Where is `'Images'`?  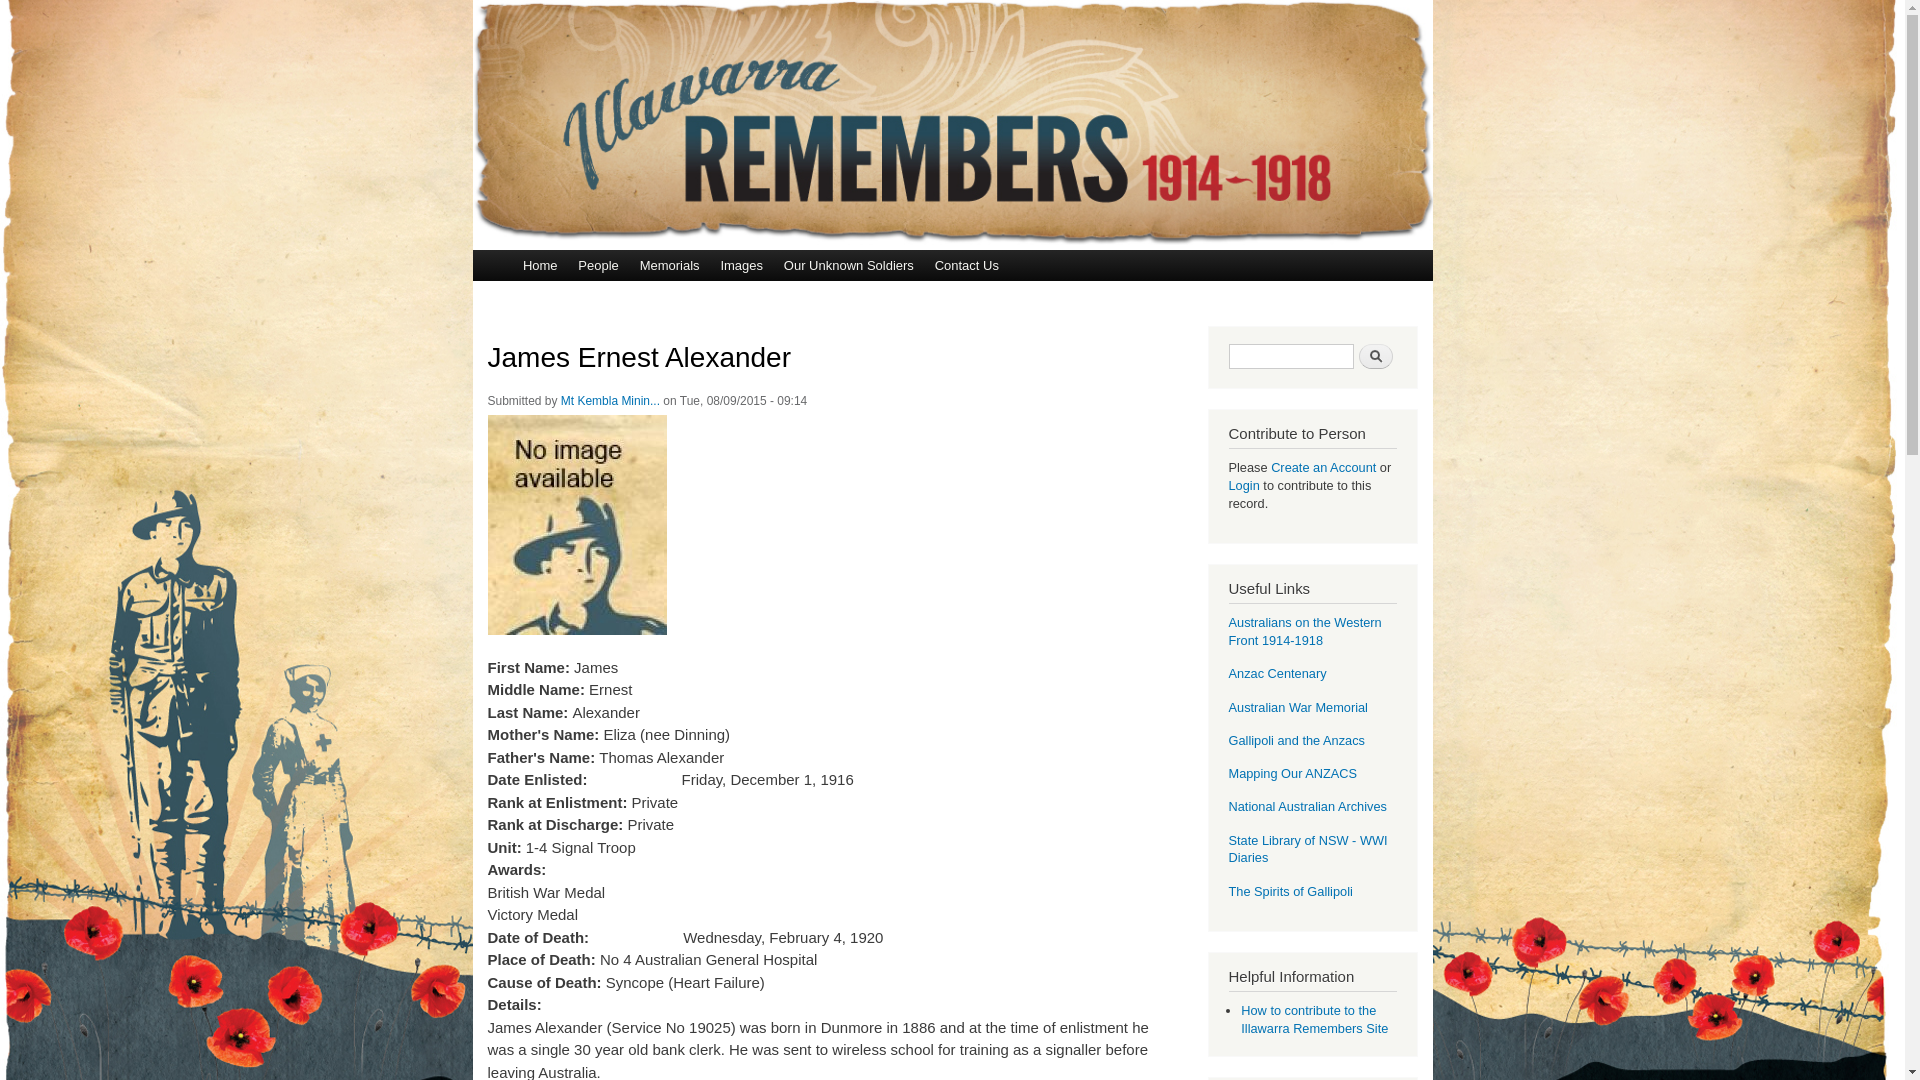
'Images' is located at coordinates (740, 264).